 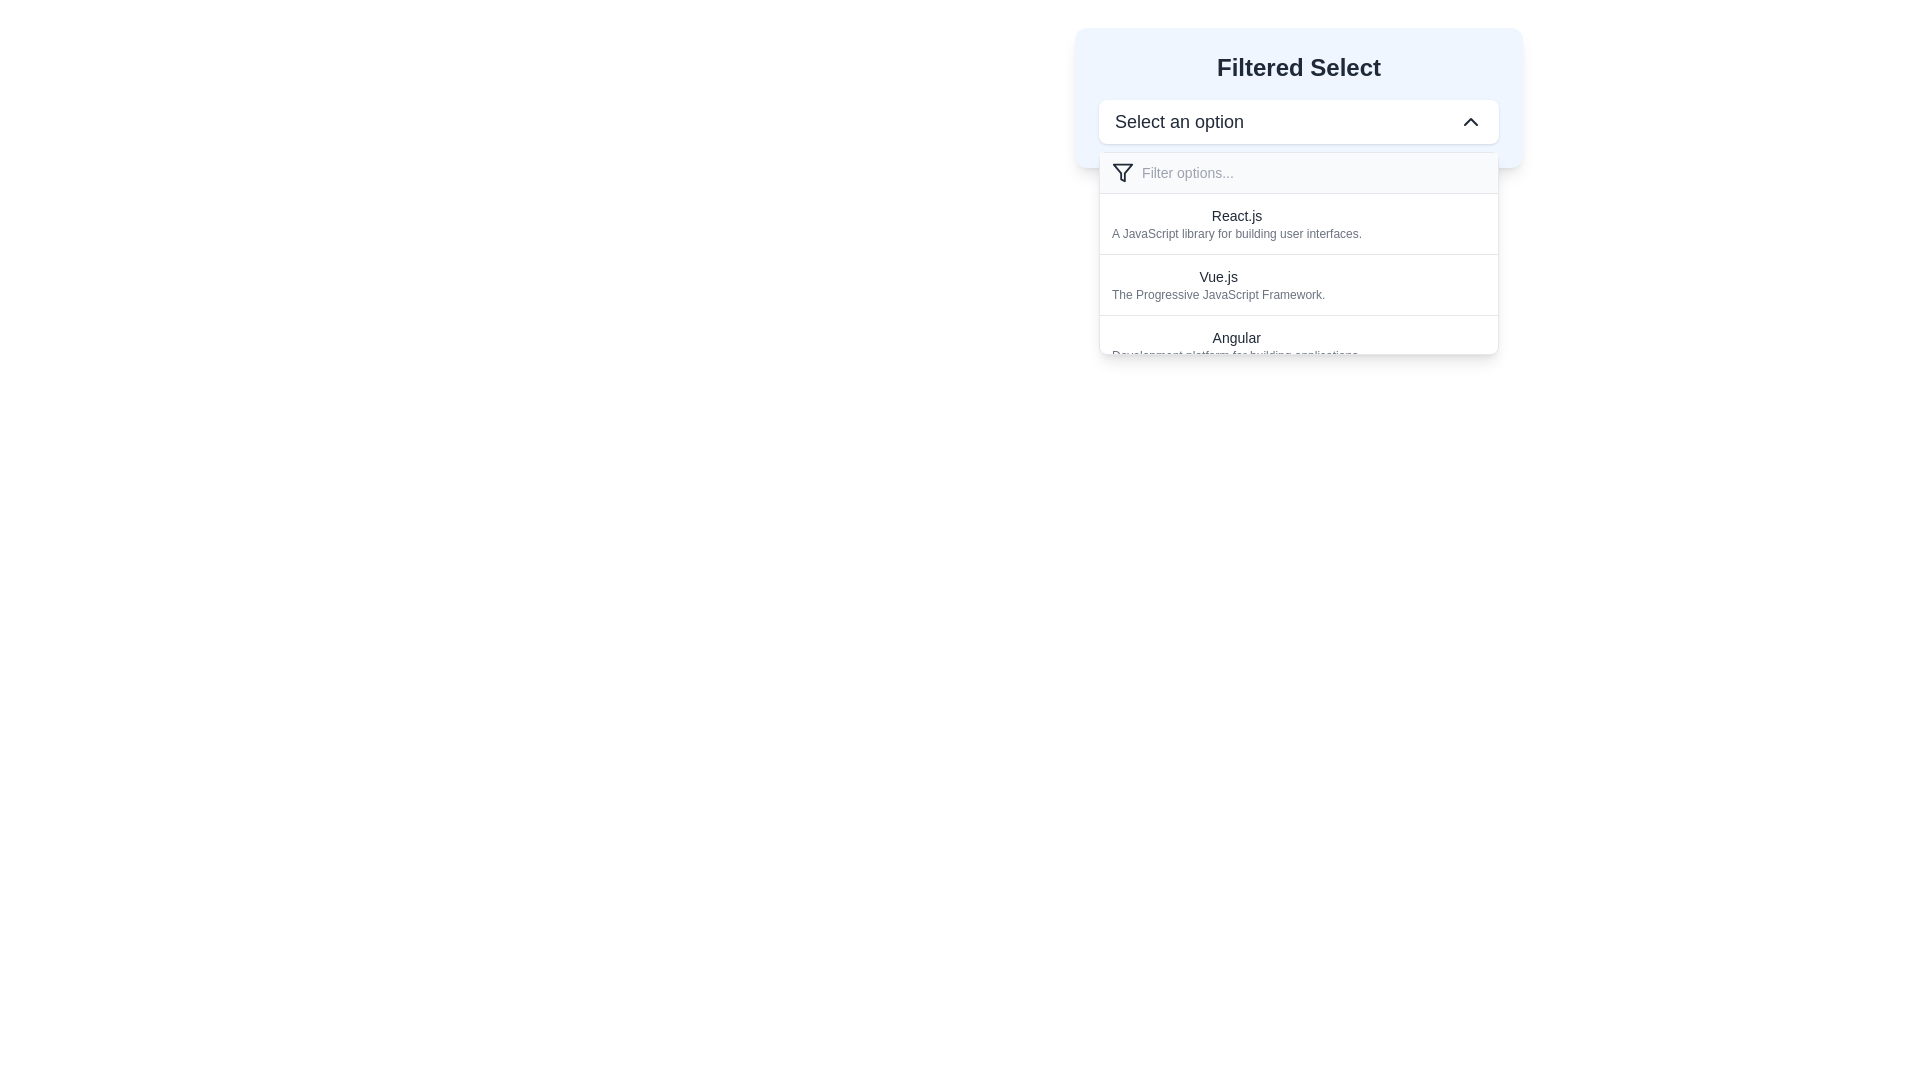 I want to click on the filtering options icon located within the dropdown menu, to the left of the 'Filter options...' text input field, so click(x=1123, y=172).